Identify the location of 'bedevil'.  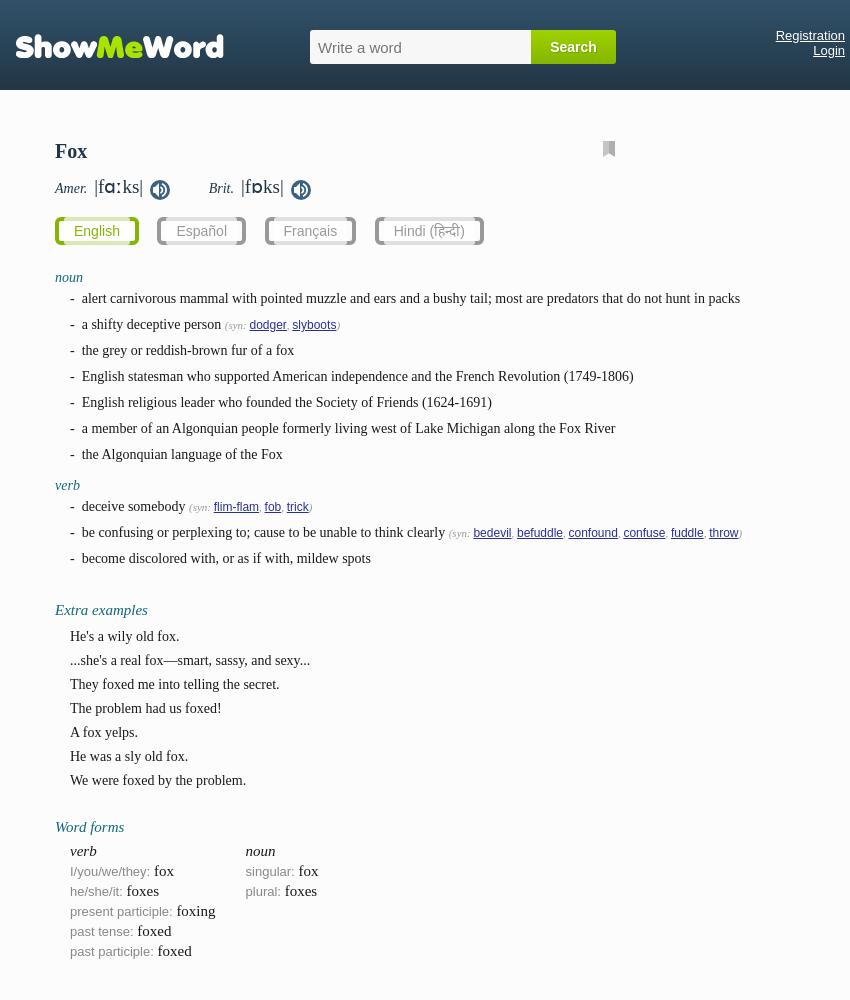
(491, 533).